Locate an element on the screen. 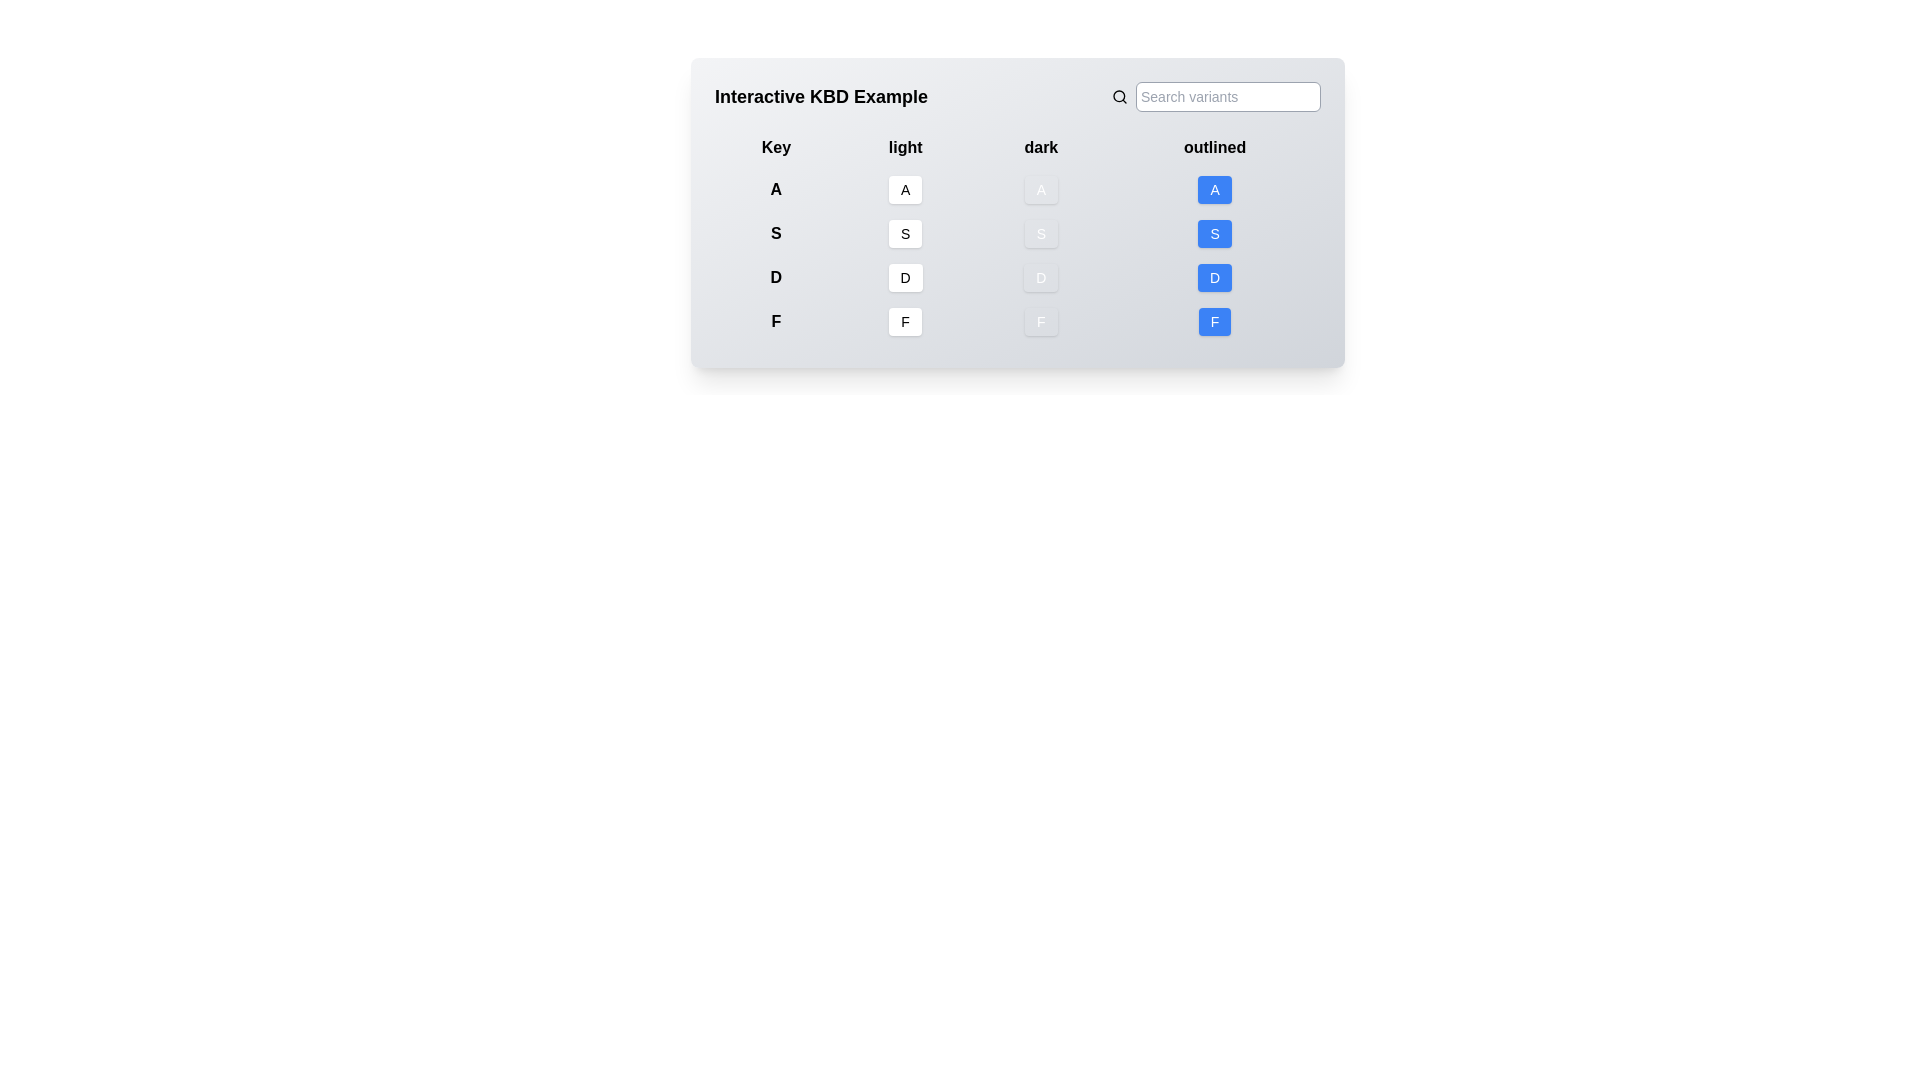 Image resolution: width=1920 pixels, height=1080 pixels. the search input field located on the upper-right side of the interface, which is the second element is located at coordinates (1227, 96).